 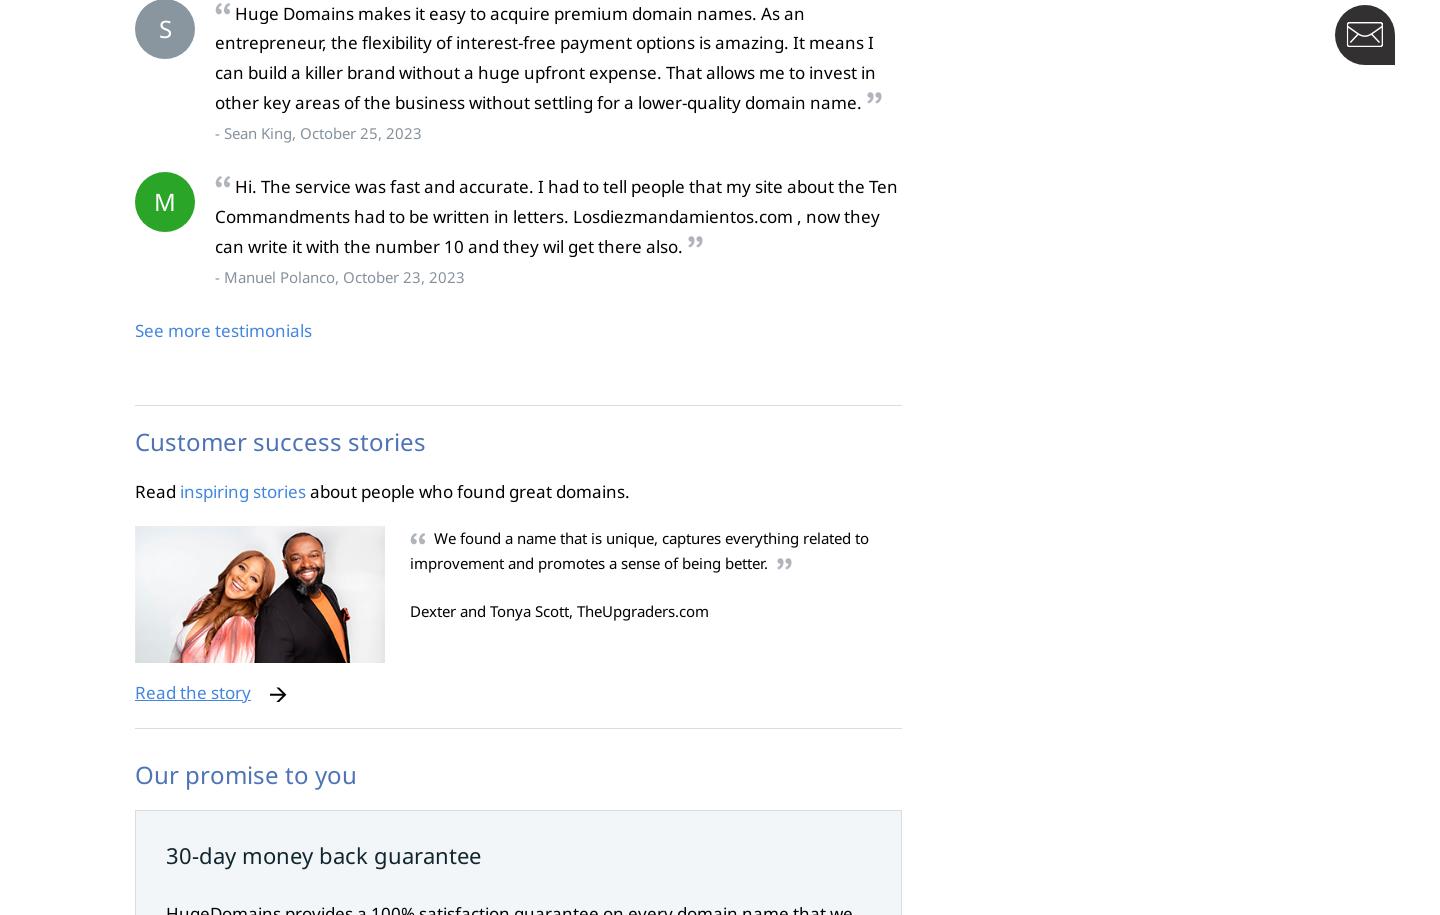 What do you see at coordinates (556, 216) in the screenshot?
I see `'Hi. The service was fast and accurate.
I had to tell people that my site about the Ten Commandments had to be written in letters. Losdiezmandamientos.com , now they can write it with the number 10 and they wil get there also.'` at bounding box center [556, 216].